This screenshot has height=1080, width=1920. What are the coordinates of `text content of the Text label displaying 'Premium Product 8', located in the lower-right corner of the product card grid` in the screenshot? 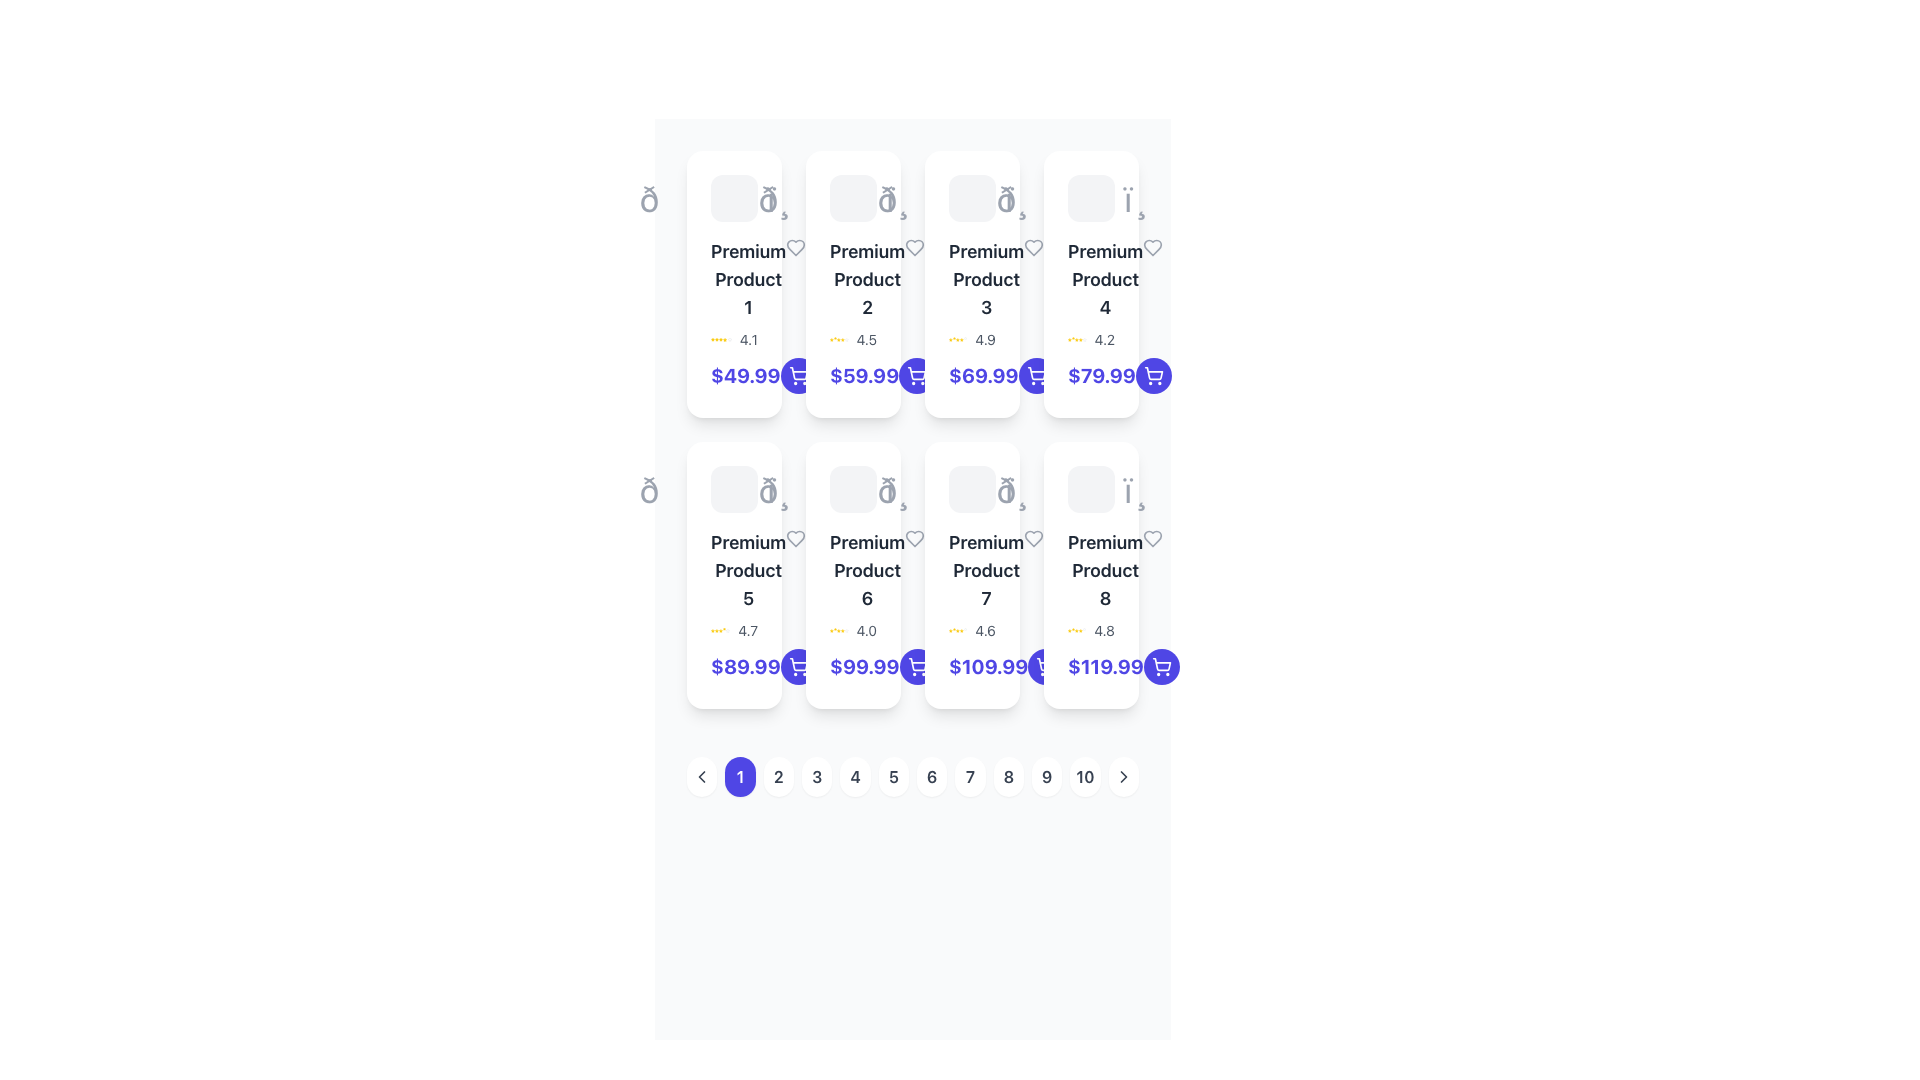 It's located at (1104, 570).